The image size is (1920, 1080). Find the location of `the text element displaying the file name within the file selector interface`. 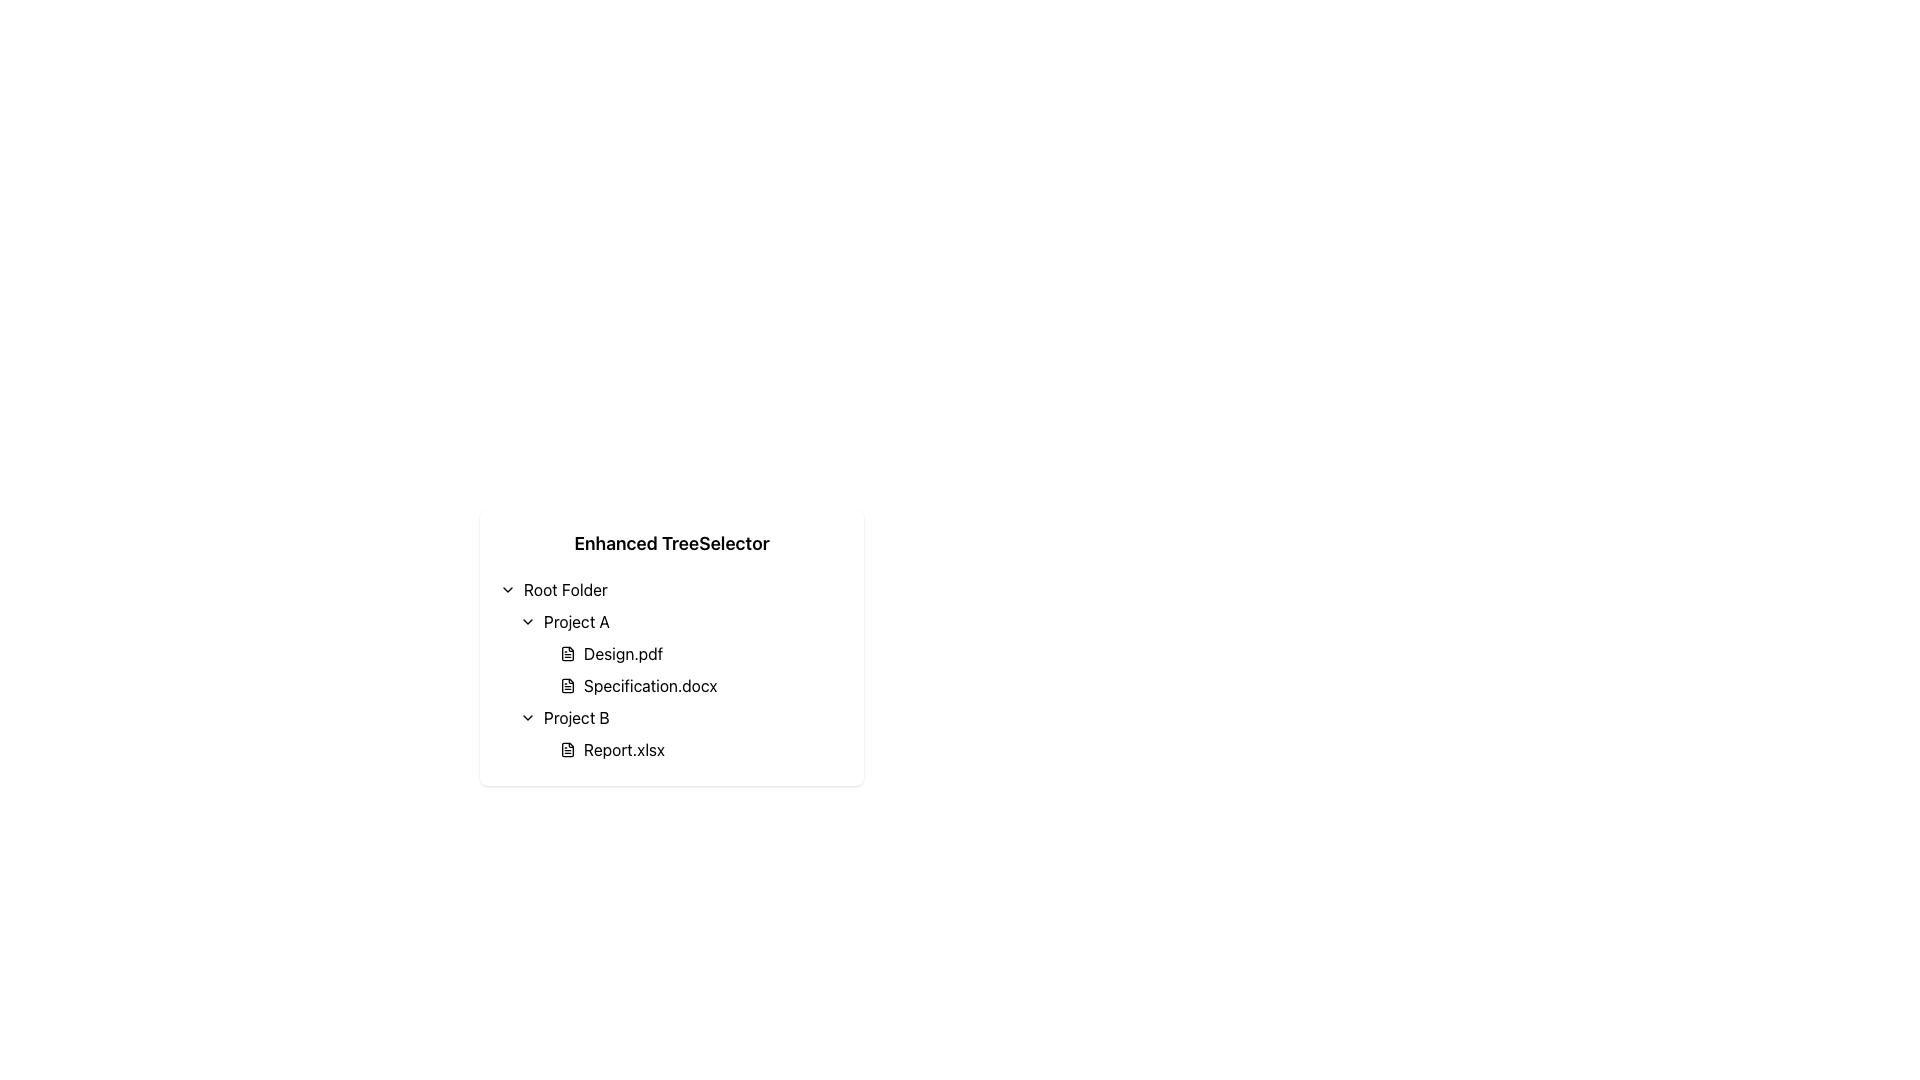

the text element displaying the file name within the file selector interface is located at coordinates (650, 685).